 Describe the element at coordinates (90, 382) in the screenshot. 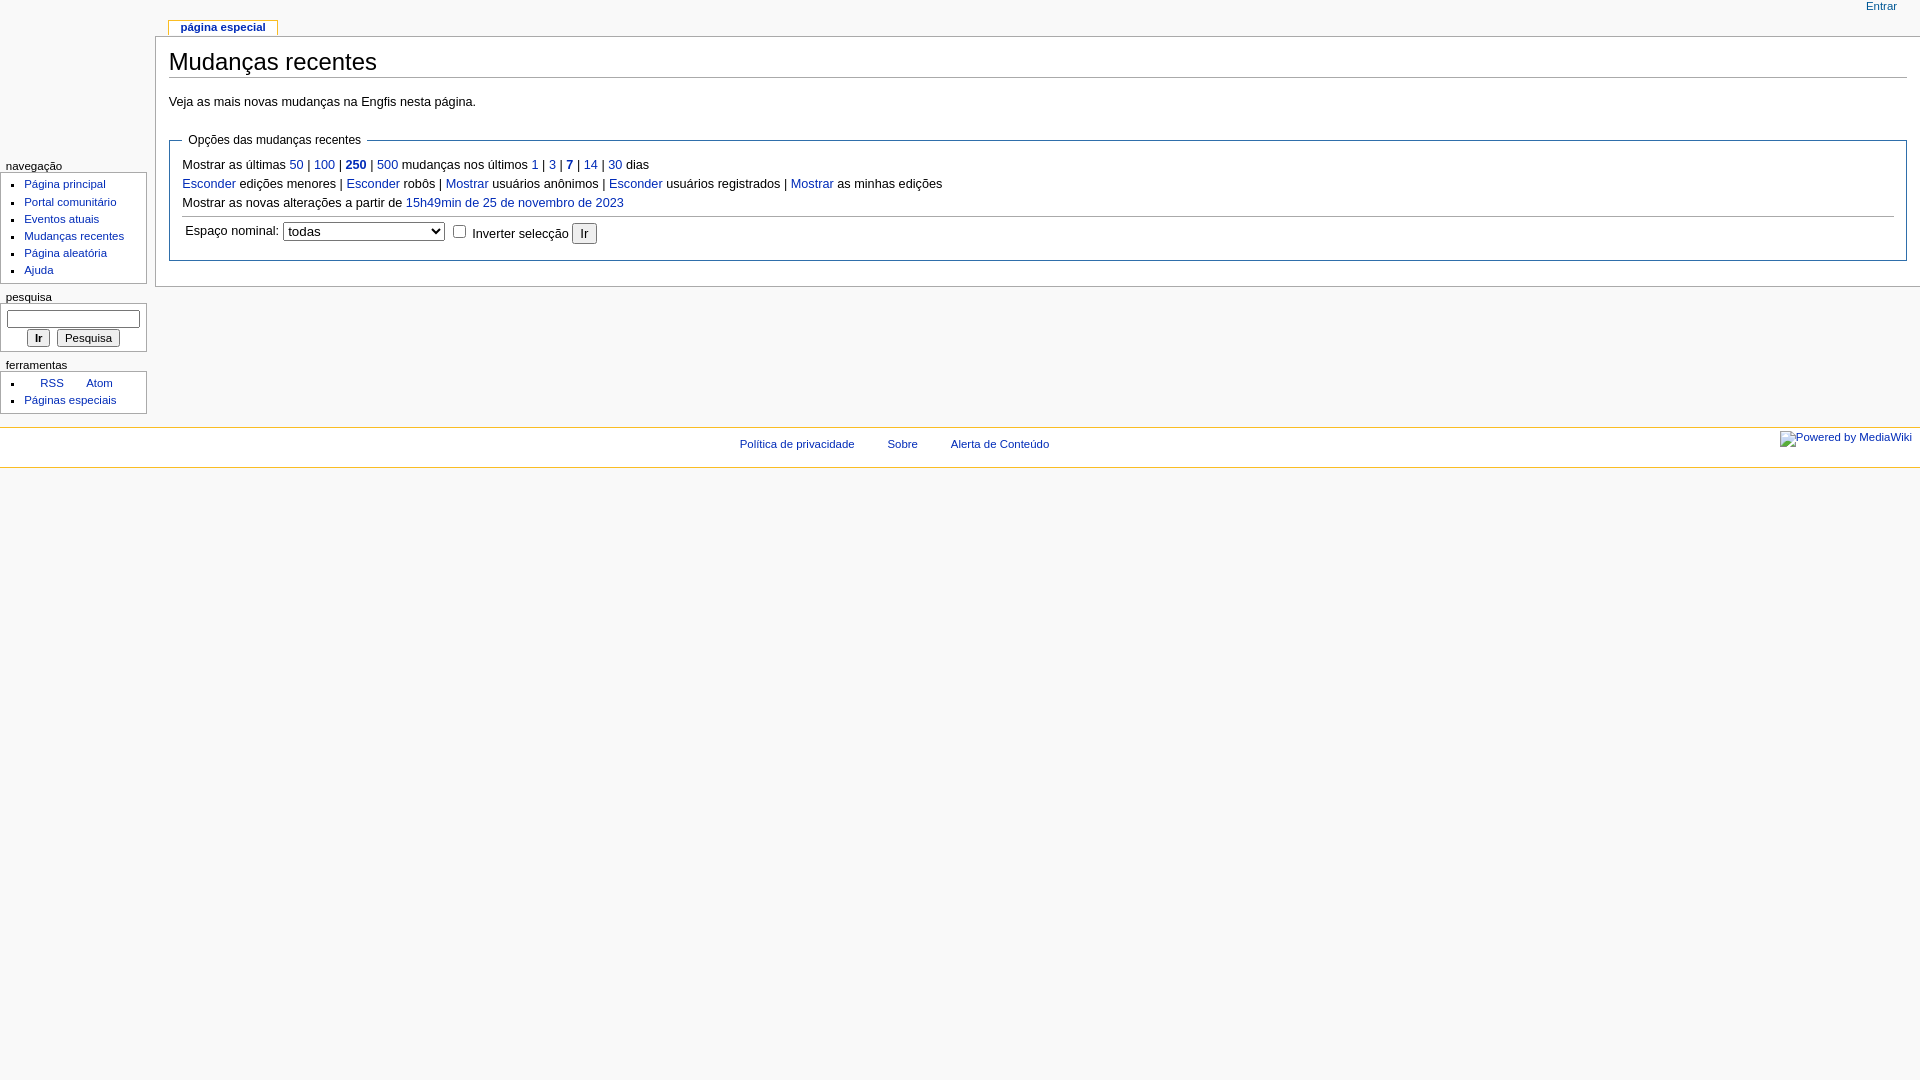

I see `'Atom'` at that location.